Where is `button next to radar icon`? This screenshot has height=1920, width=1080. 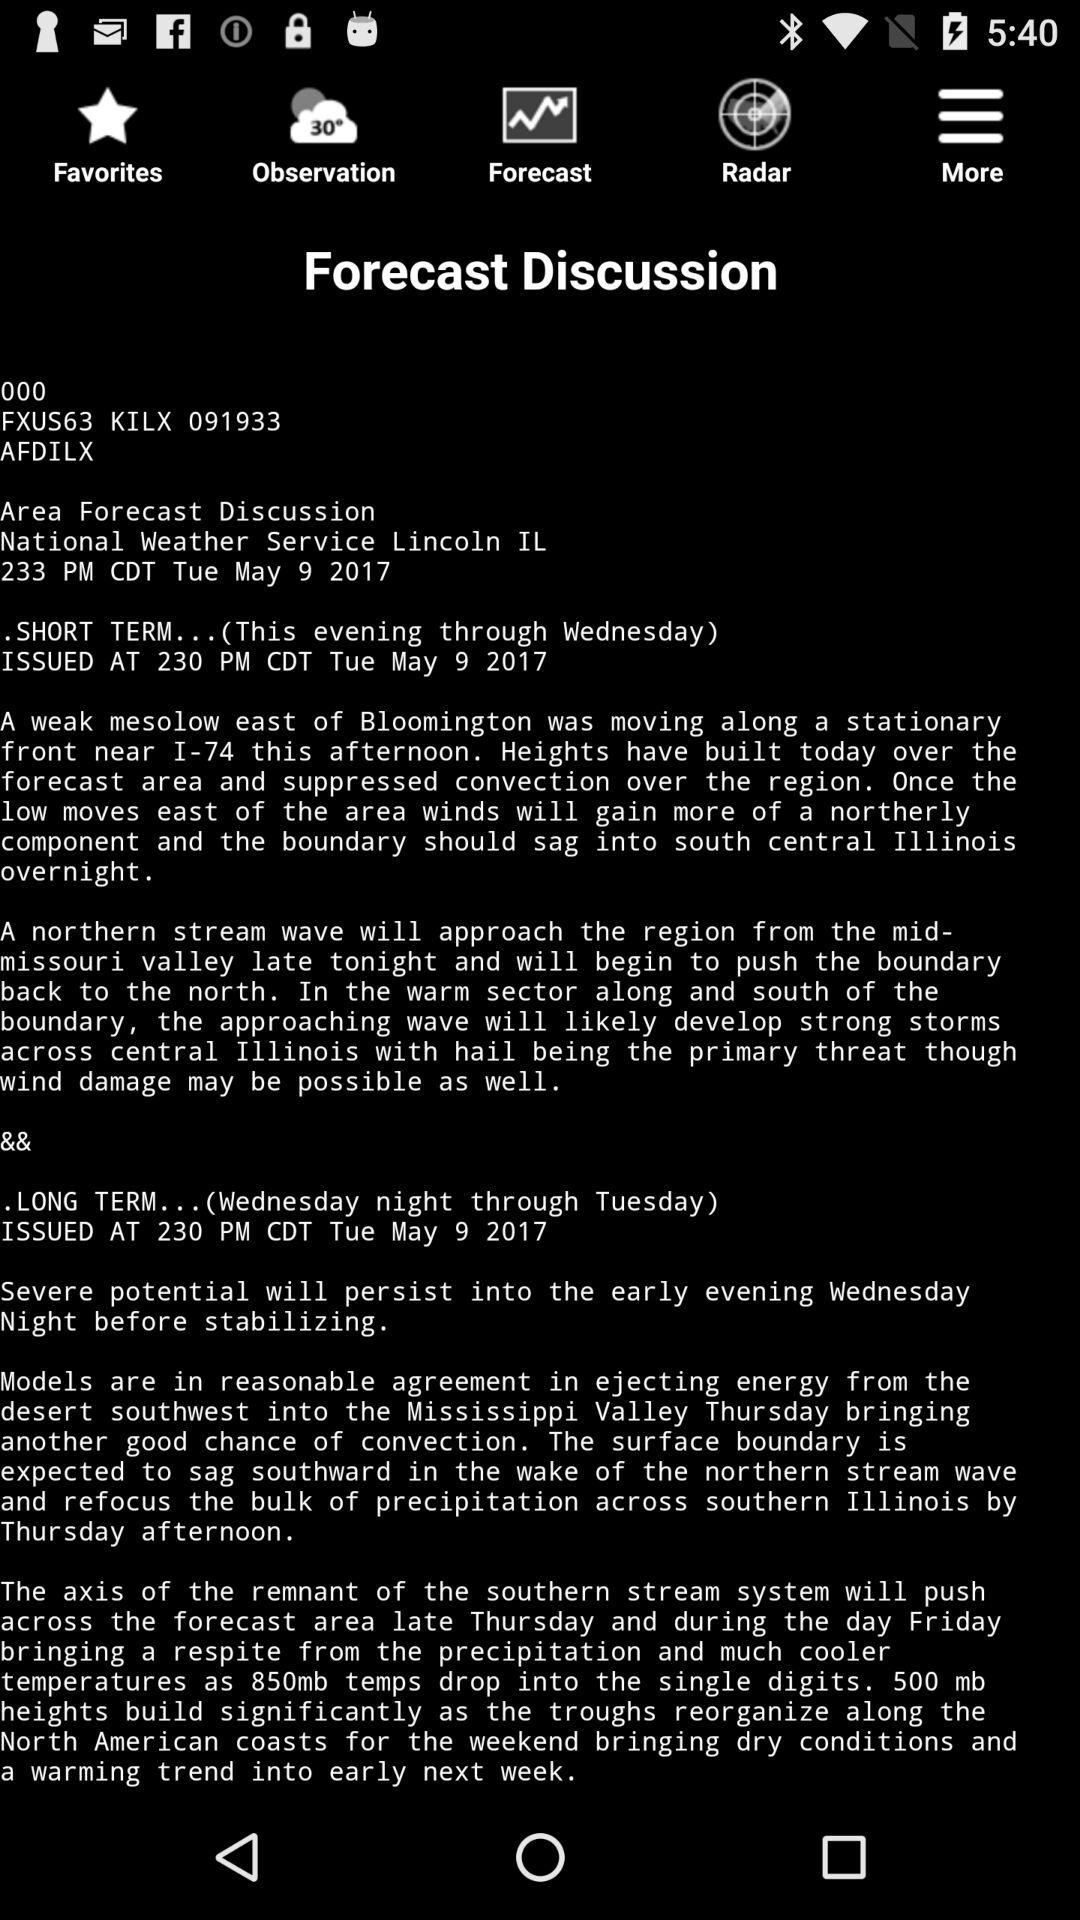 button next to radar icon is located at coordinates (540, 124).